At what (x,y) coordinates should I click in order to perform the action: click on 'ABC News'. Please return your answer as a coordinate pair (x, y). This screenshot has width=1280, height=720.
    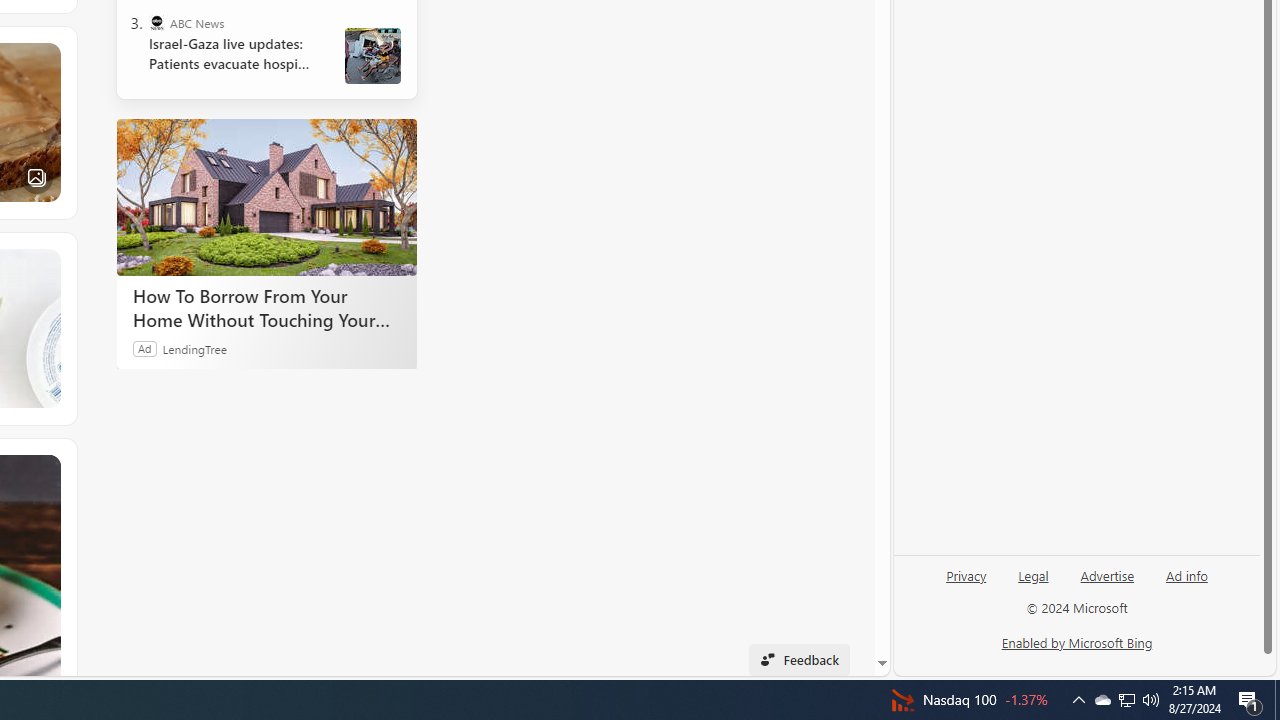
    Looking at the image, I should click on (155, 23).